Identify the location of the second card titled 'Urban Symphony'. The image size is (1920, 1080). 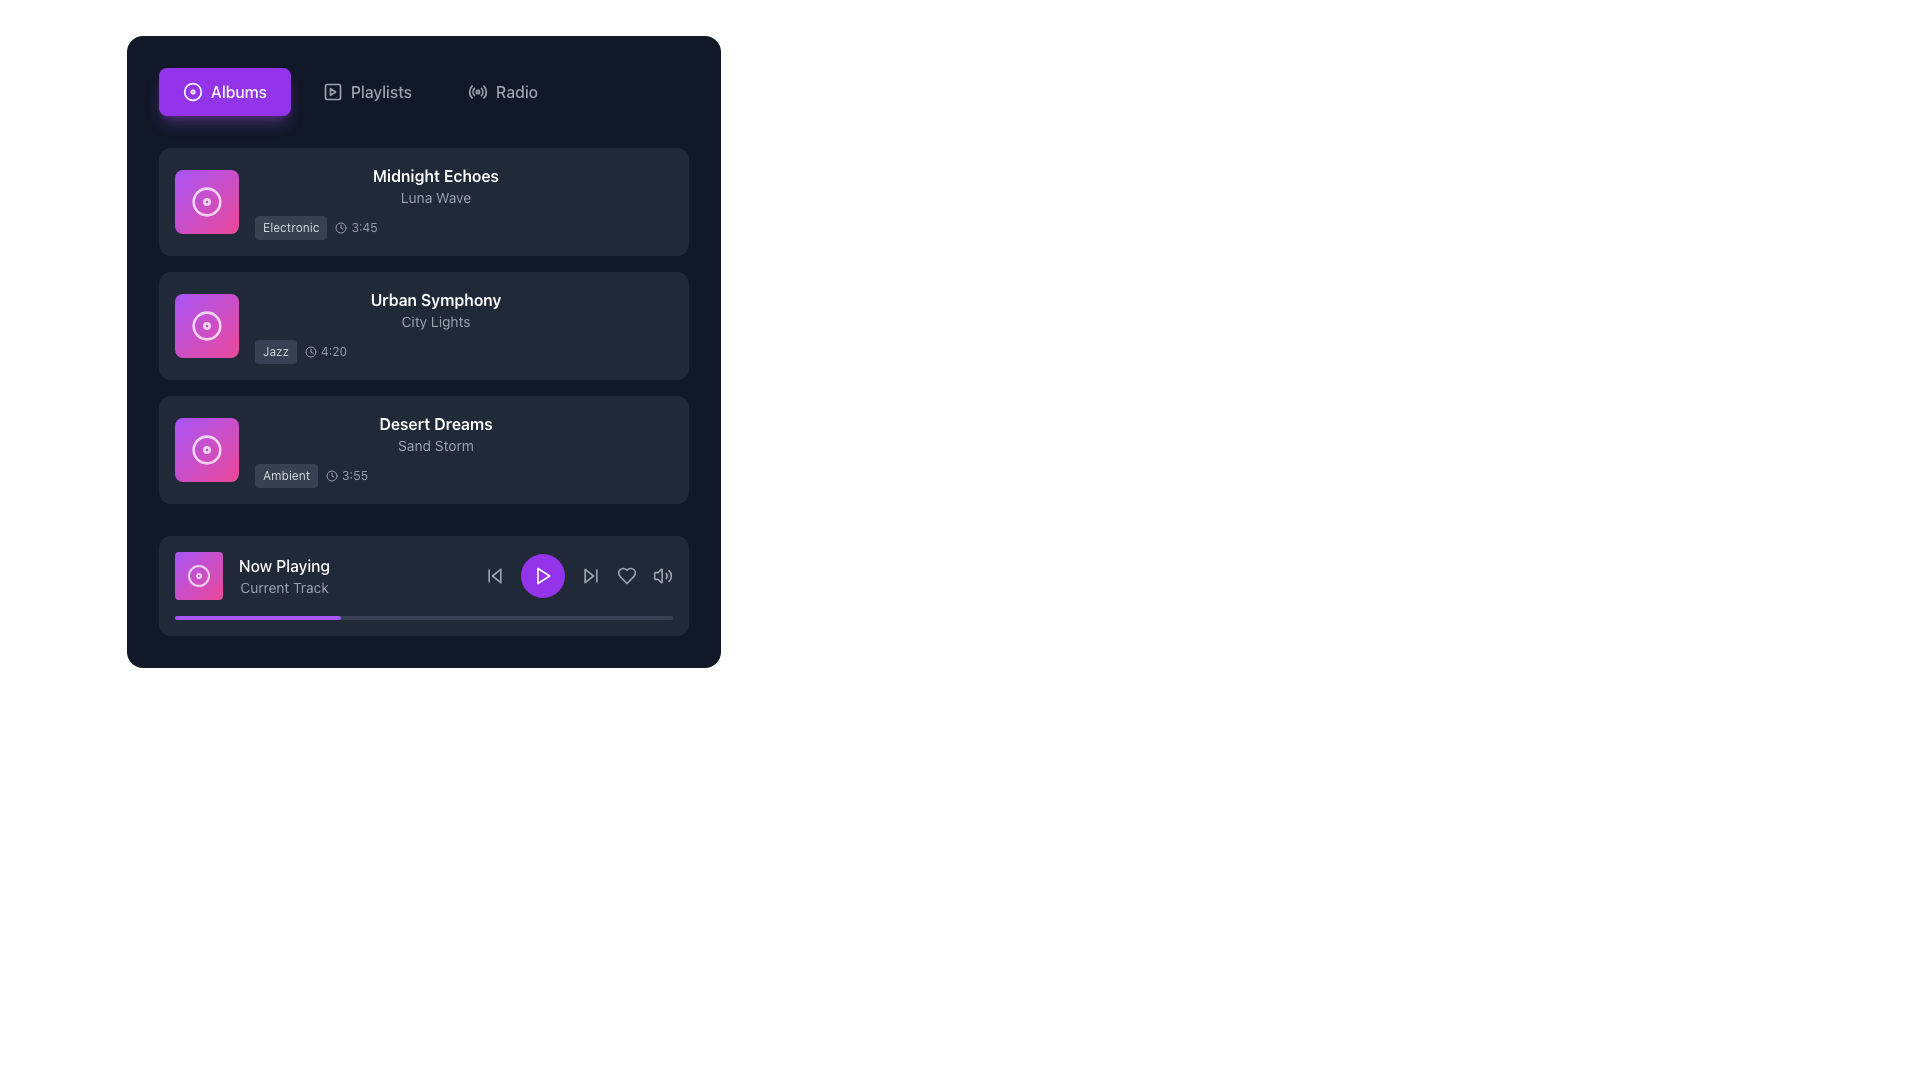
(422, 325).